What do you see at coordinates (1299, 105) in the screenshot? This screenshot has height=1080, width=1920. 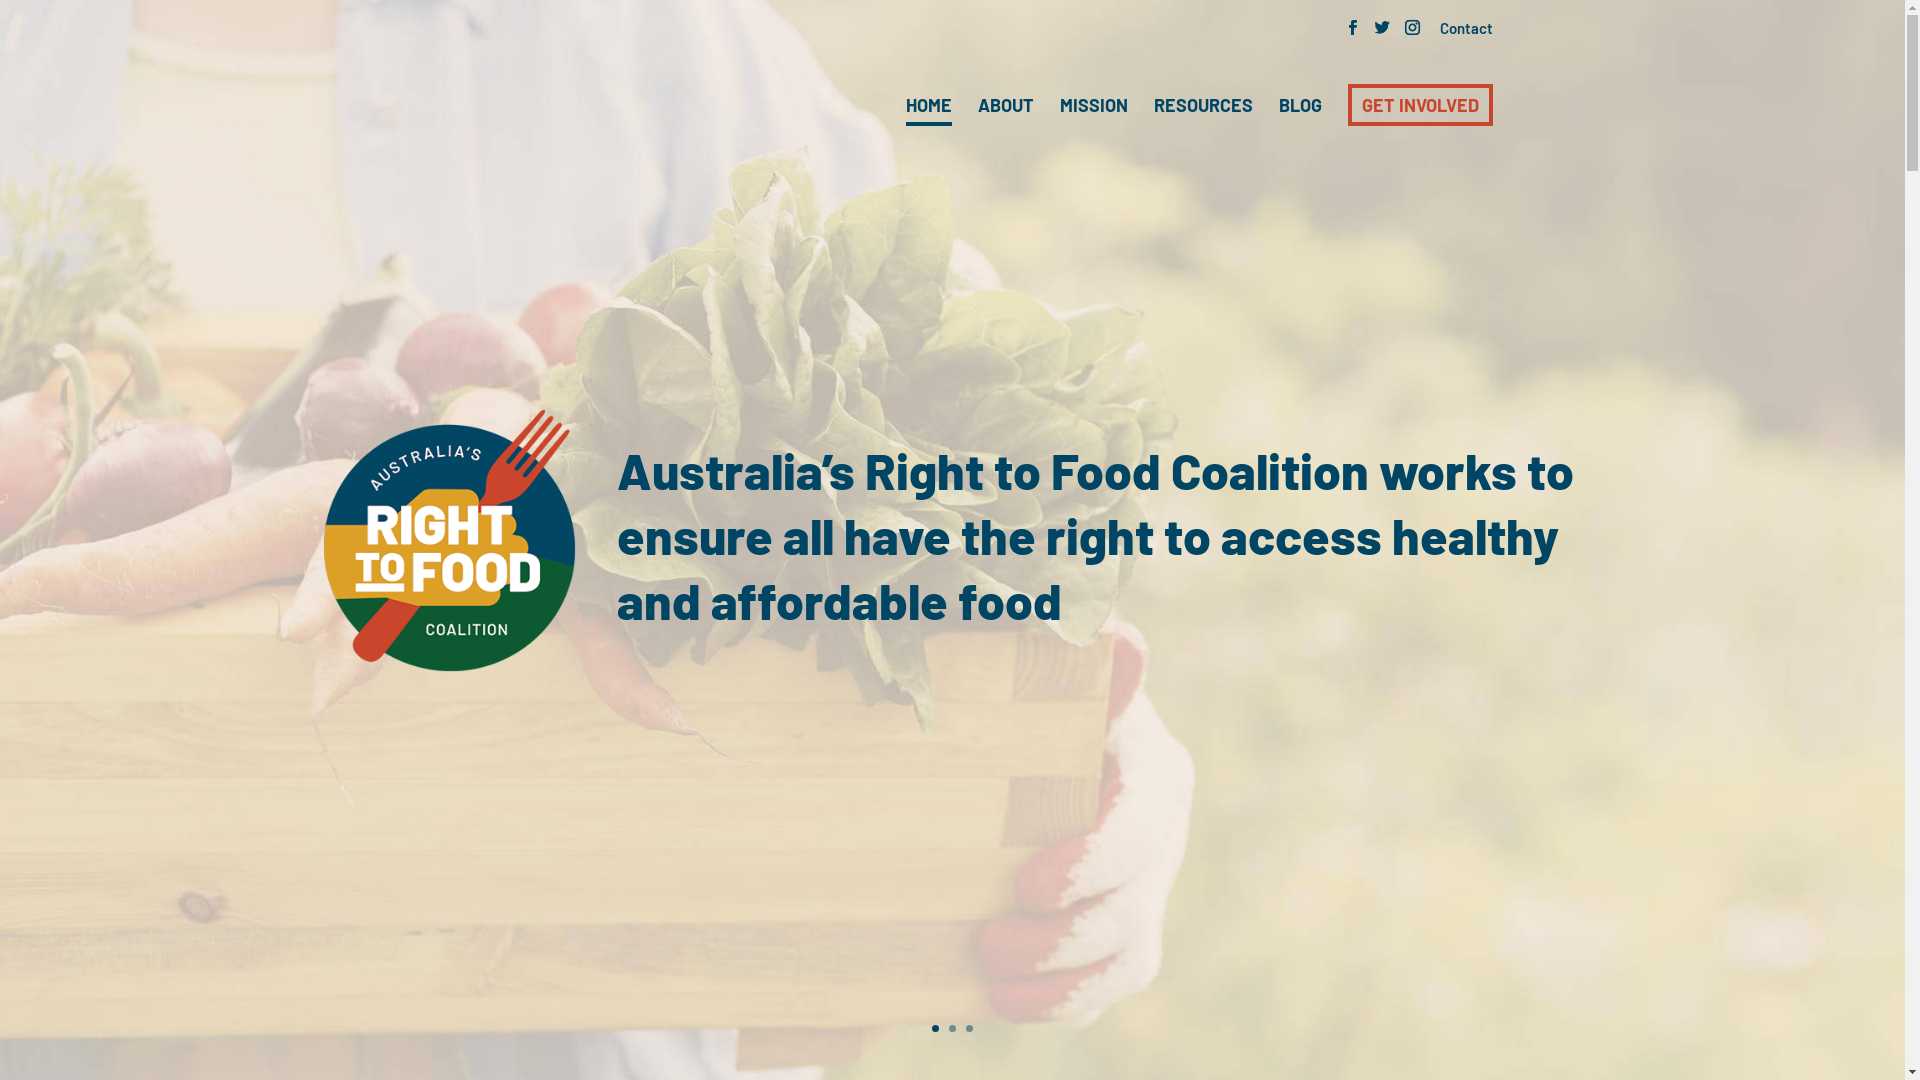 I see `'BLOG'` at bounding box center [1299, 105].